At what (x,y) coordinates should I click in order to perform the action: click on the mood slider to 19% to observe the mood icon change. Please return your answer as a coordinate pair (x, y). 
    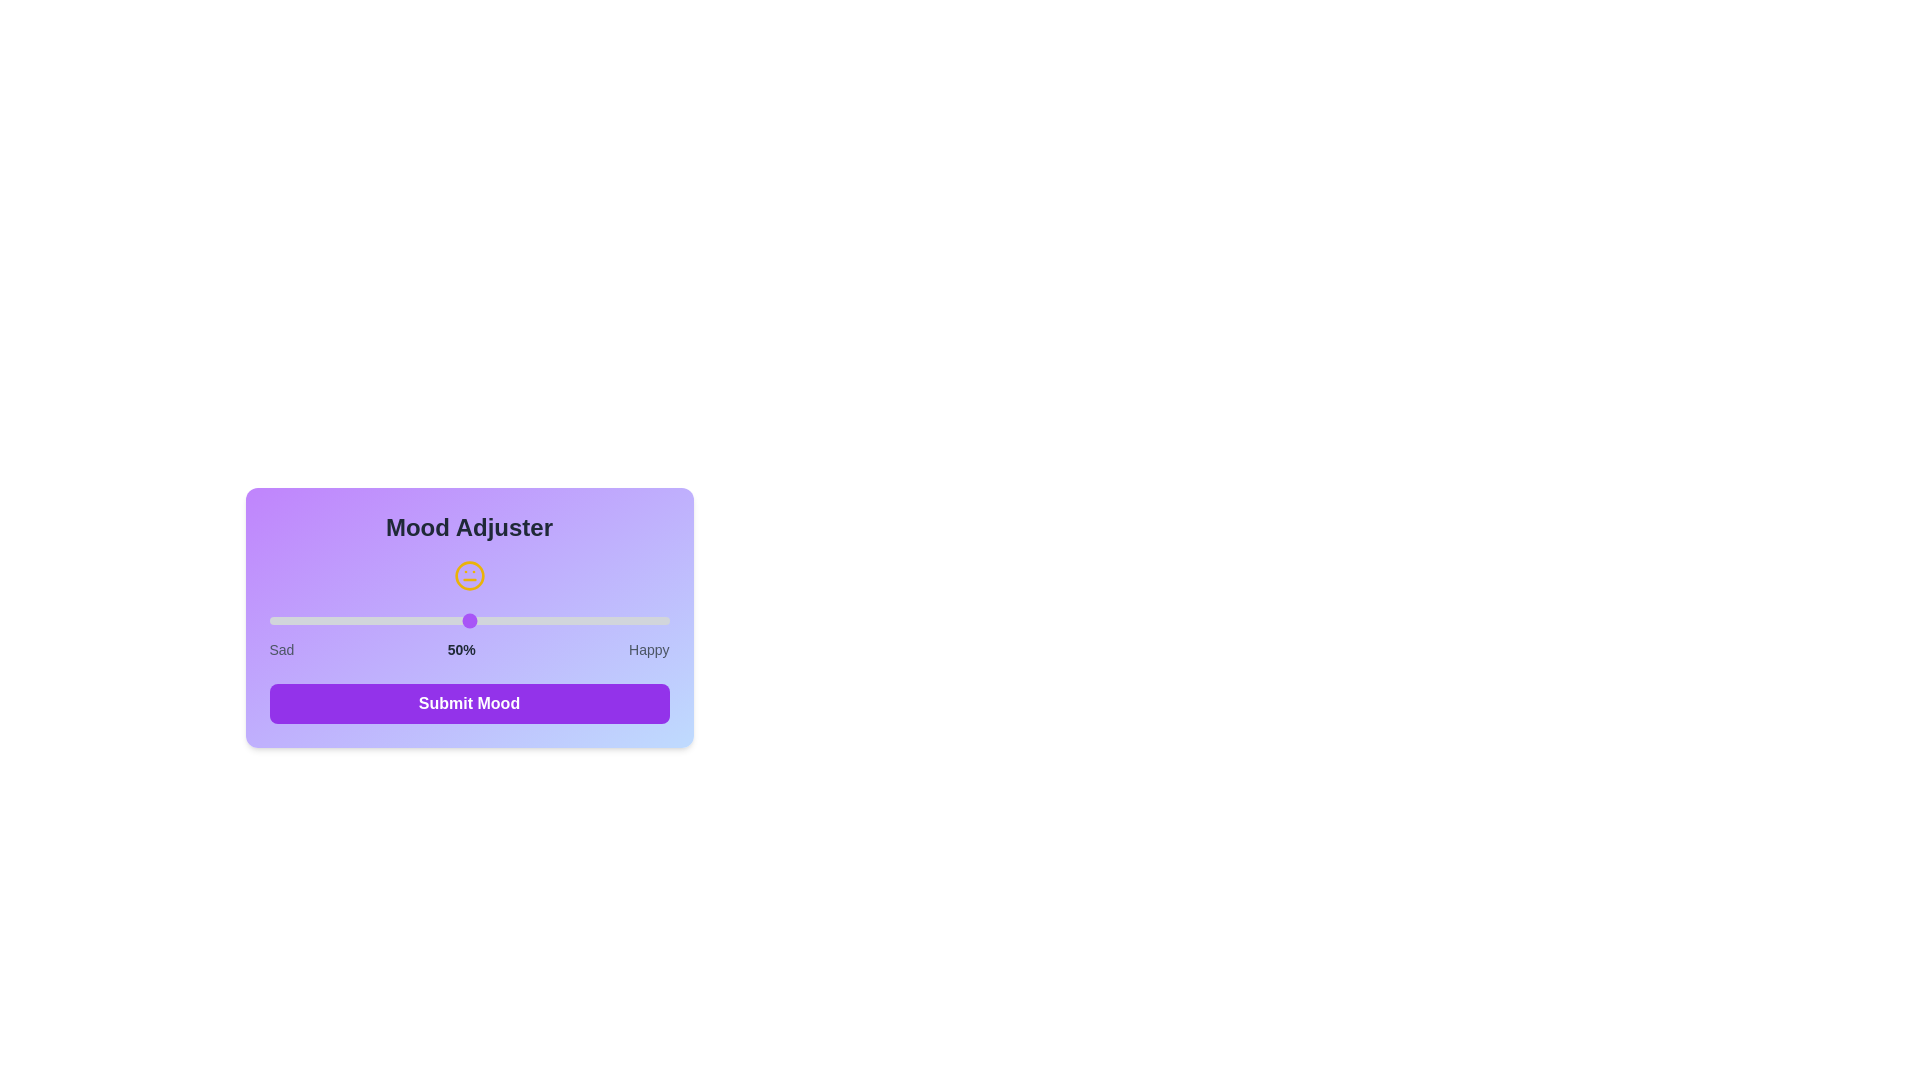
    Looking at the image, I should click on (345, 620).